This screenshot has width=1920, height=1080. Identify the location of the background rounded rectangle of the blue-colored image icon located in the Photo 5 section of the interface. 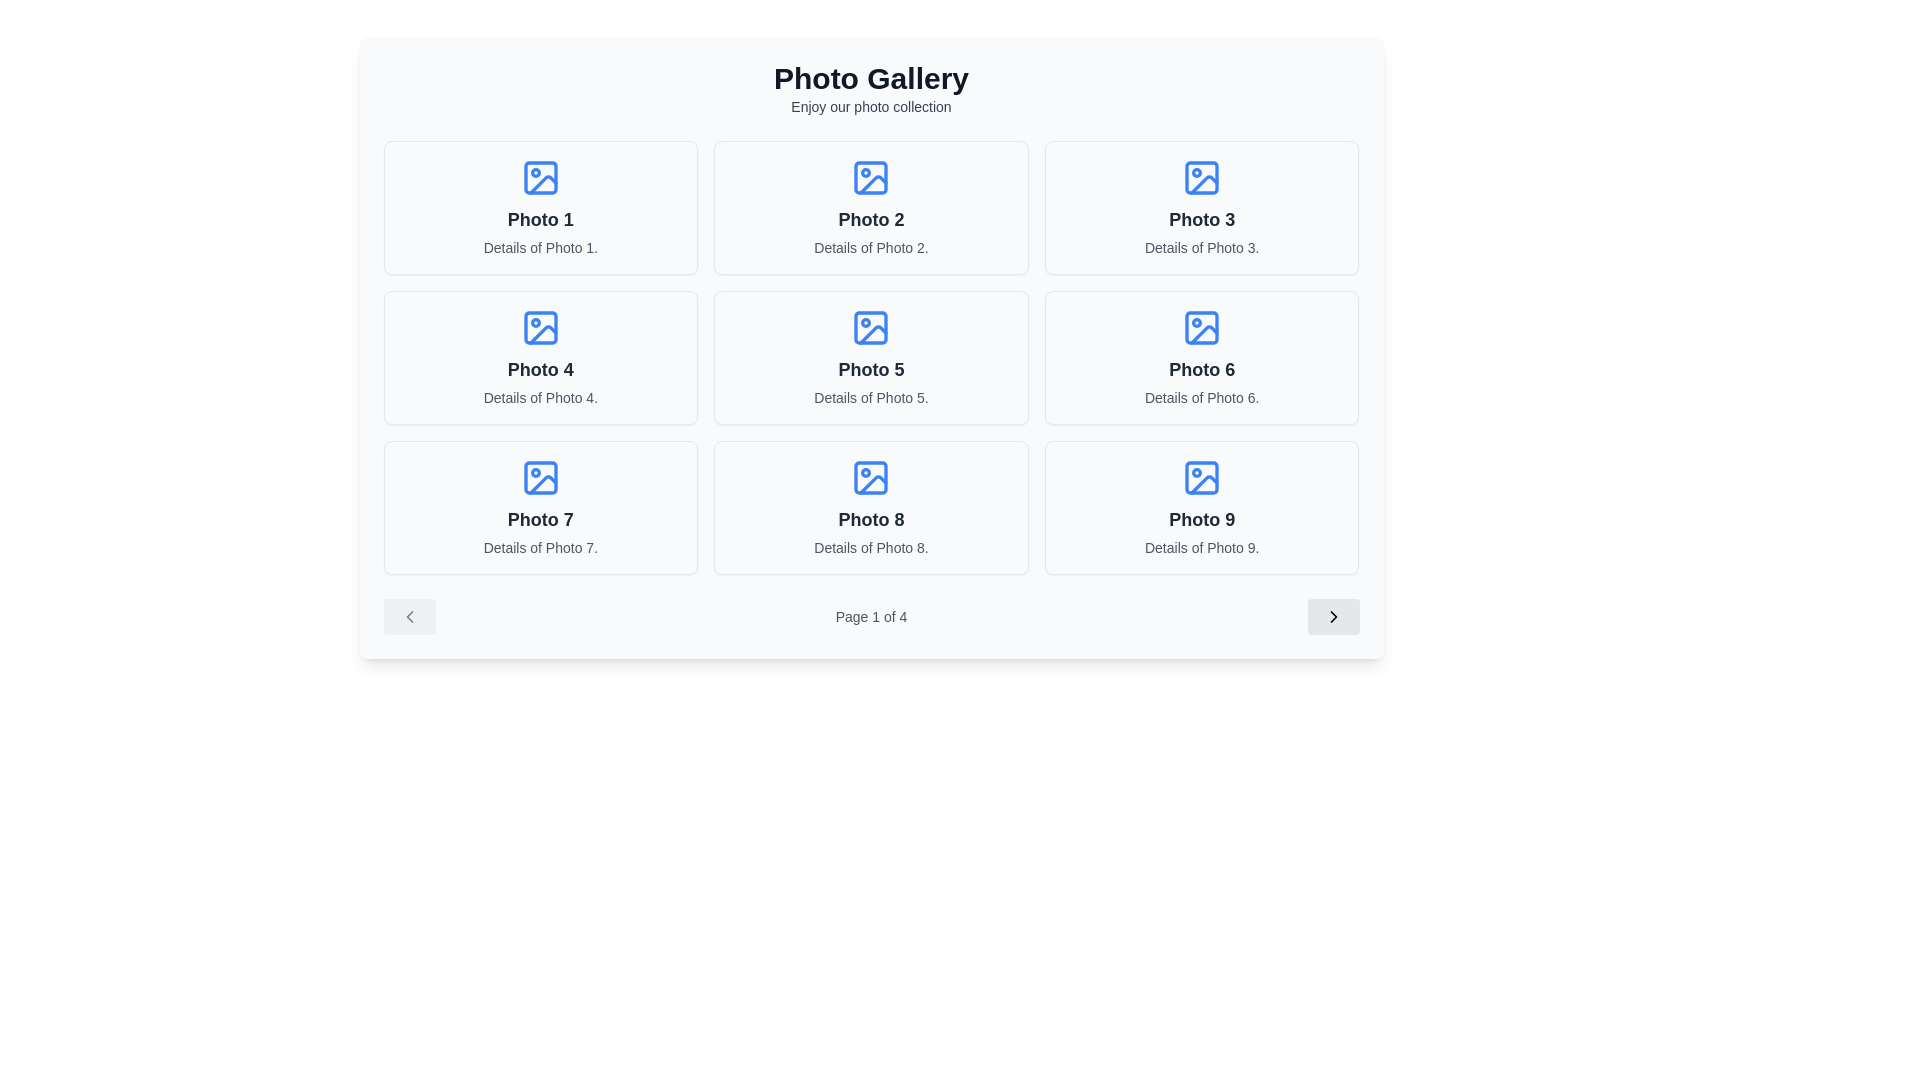
(871, 326).